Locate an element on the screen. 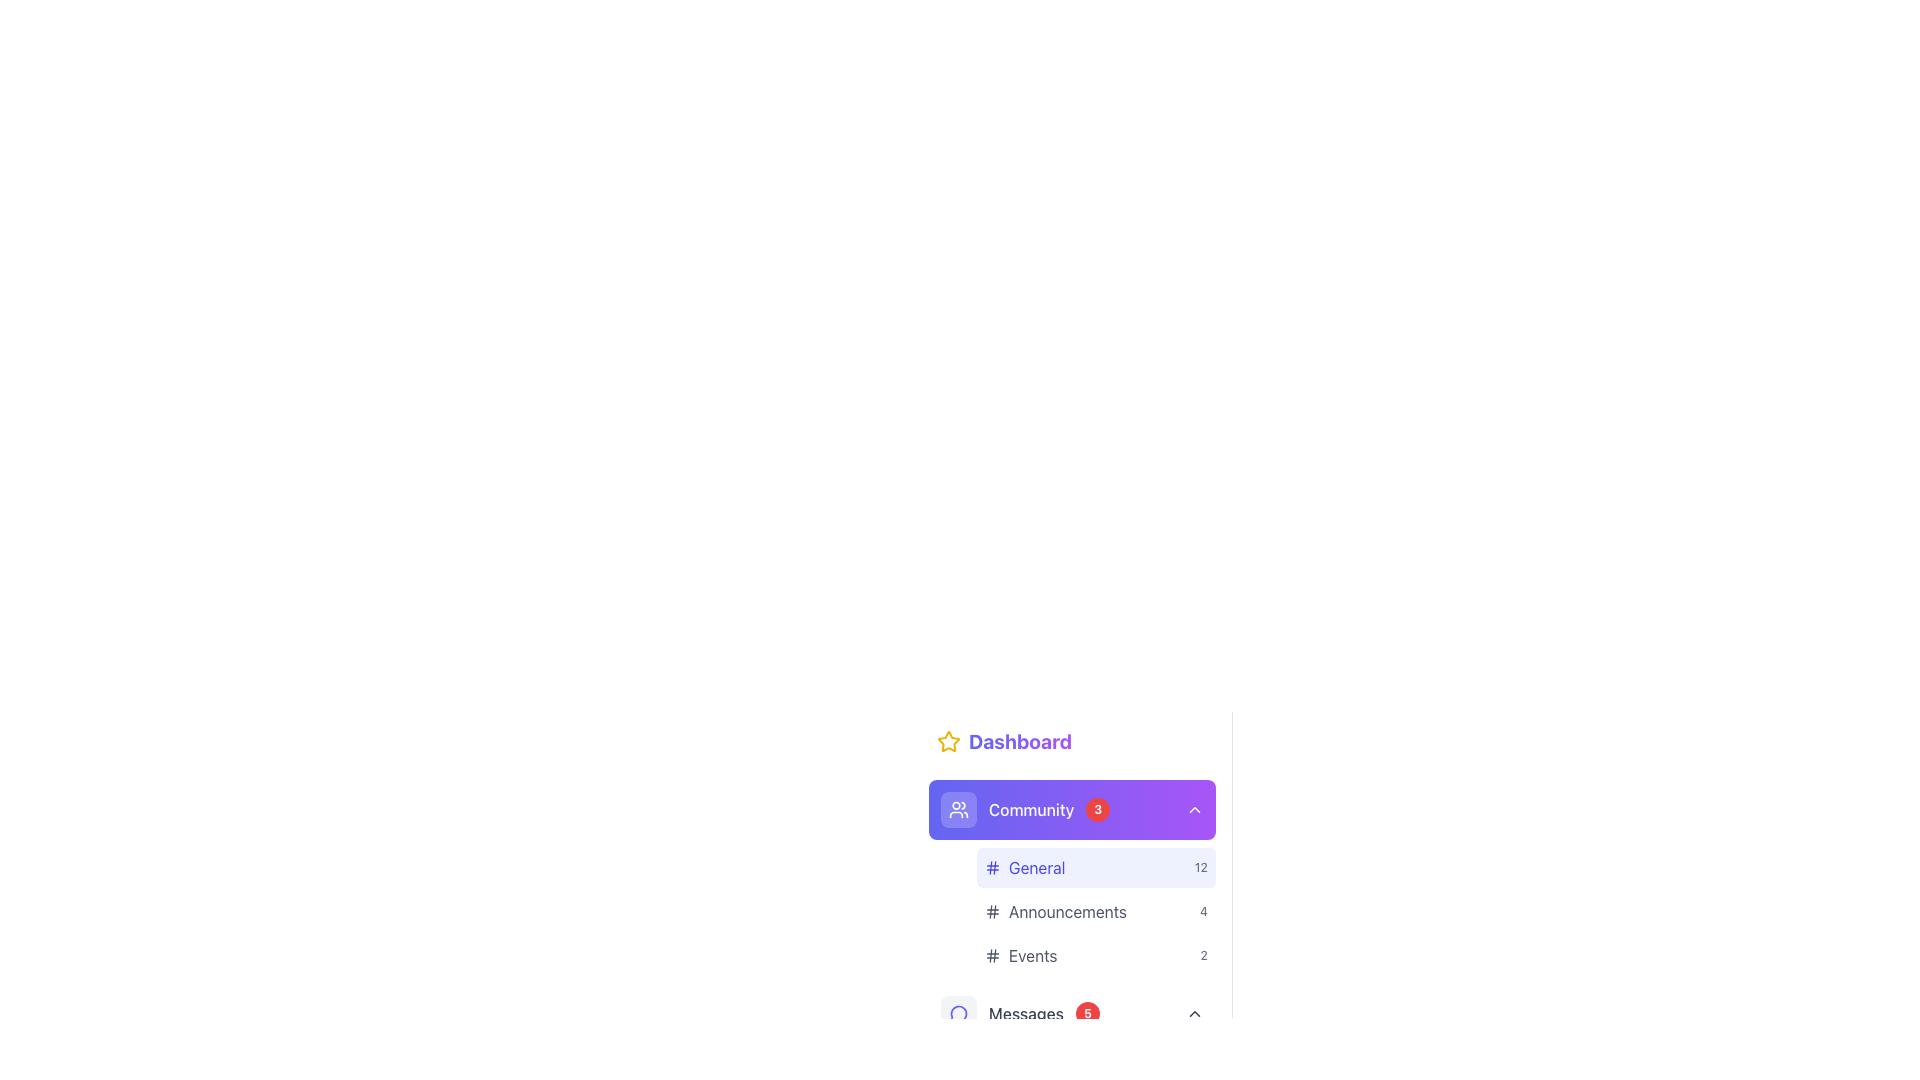 The width and height of the screenshot is (1920, 1080). the 'Announcements' button, which is the second item in the 'Community' category list is located at coordinates (1095, 911).